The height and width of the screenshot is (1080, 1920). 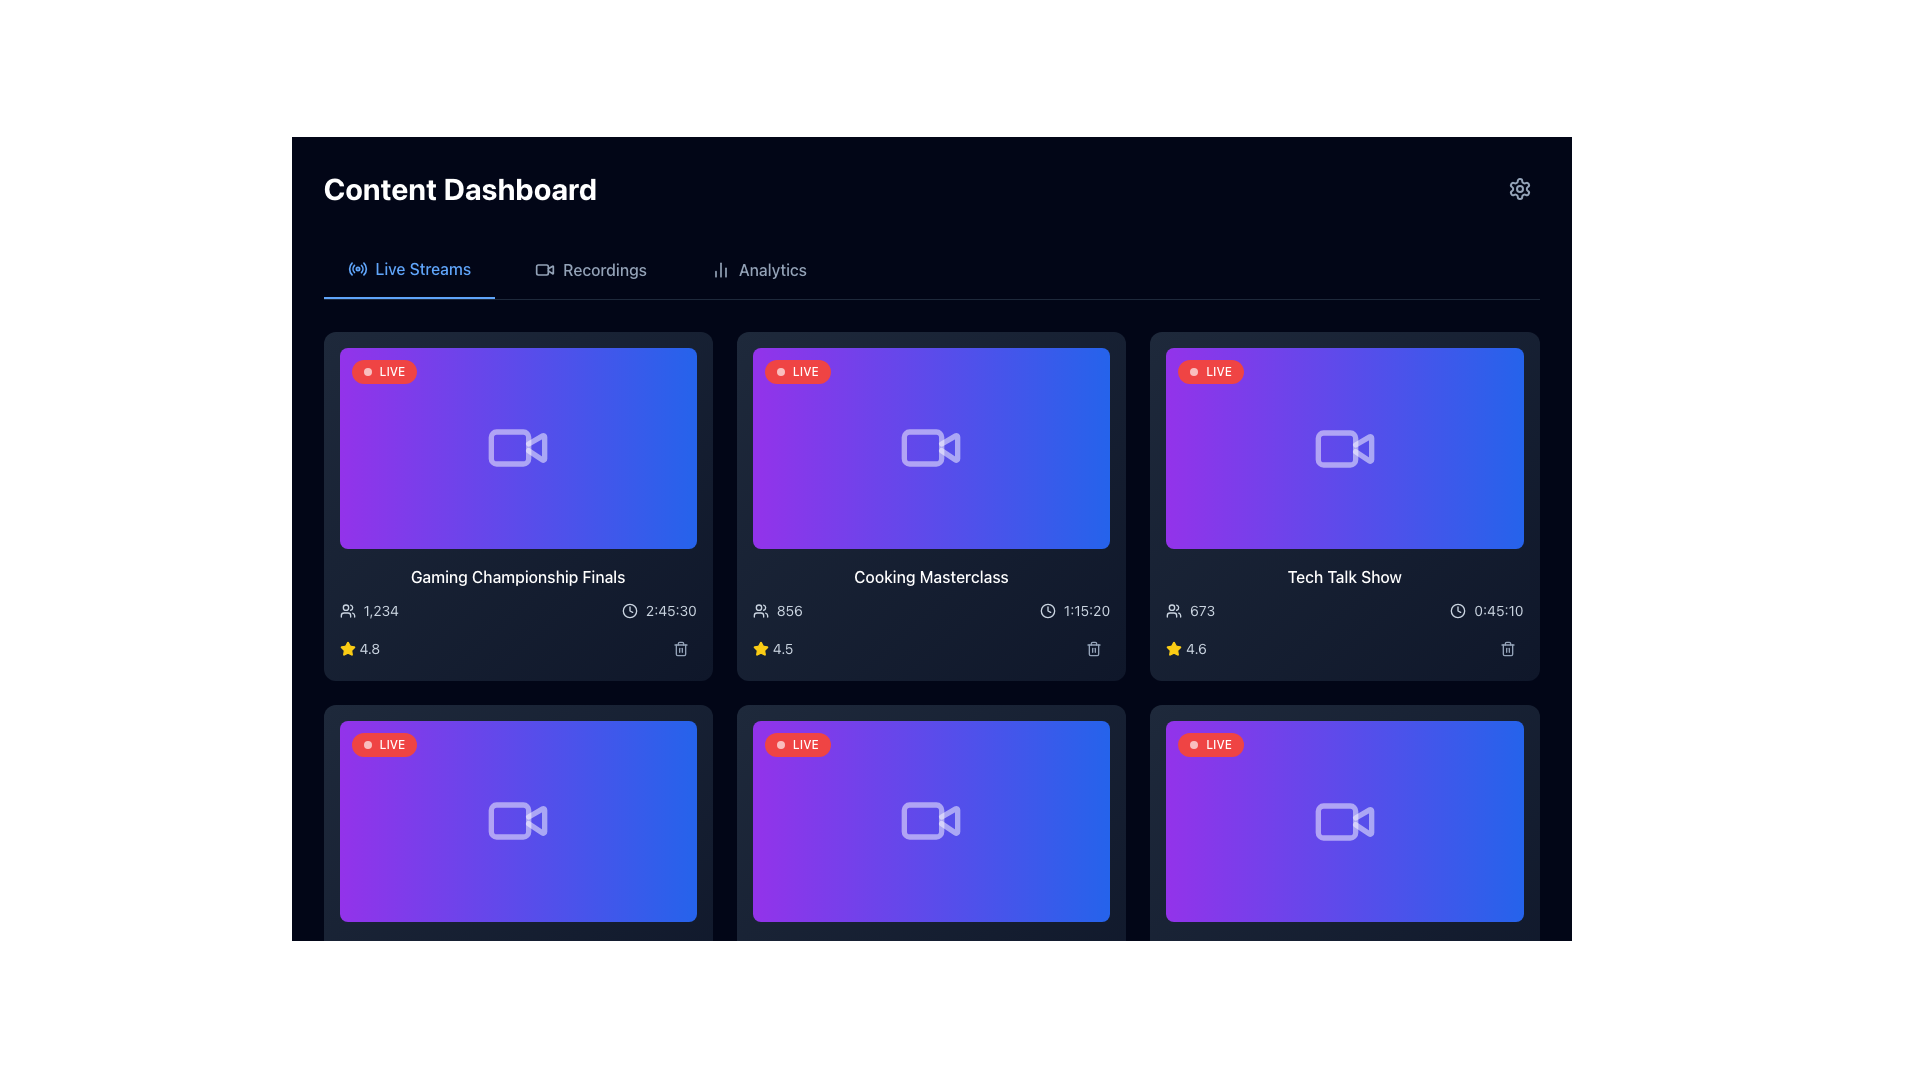 What do you see at coordinates (1093, 648) in the screenshot?
I see `the circular delete button with a trash can icon located in the bottom-right corner of the second card in the top row of the dashboard grid` at bounding box center [1093, 648].